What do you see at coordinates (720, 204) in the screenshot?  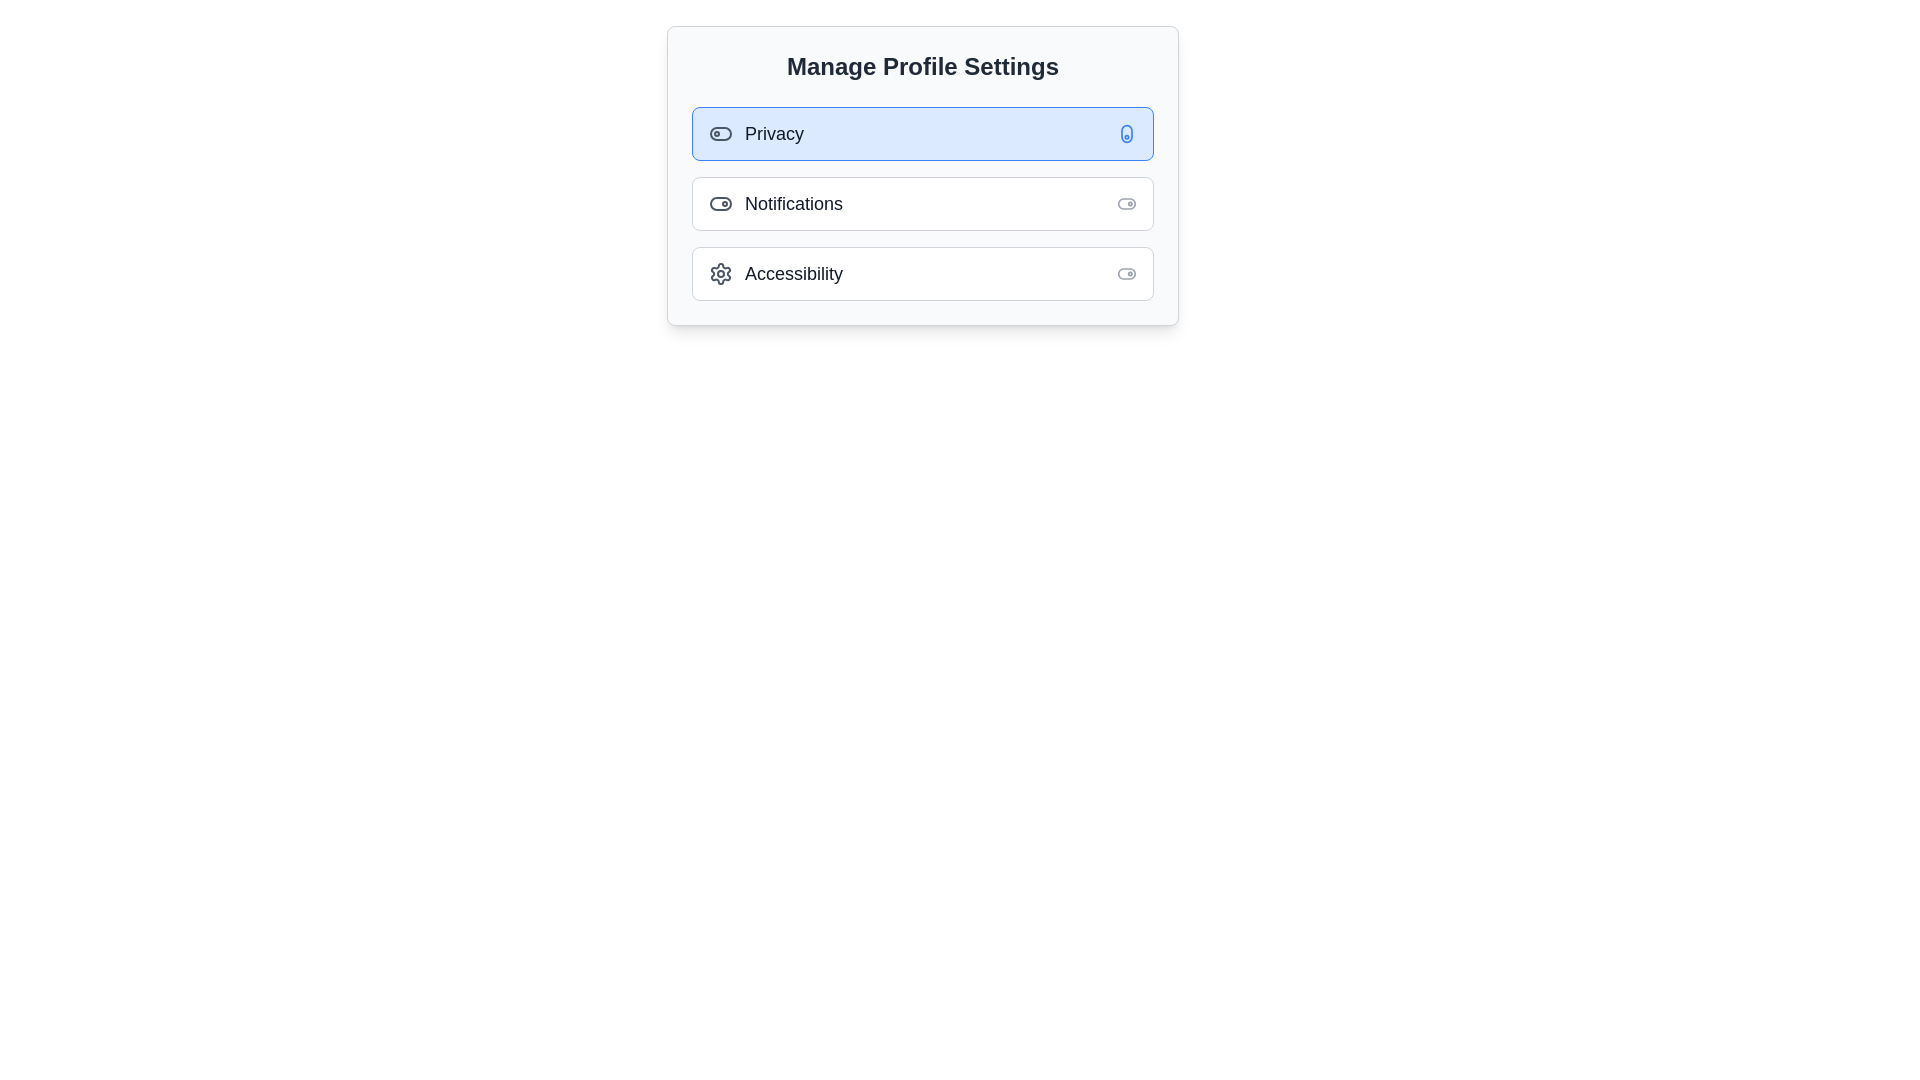 I see `the background layer of the toggle switch` at bounding box center [720, 204].